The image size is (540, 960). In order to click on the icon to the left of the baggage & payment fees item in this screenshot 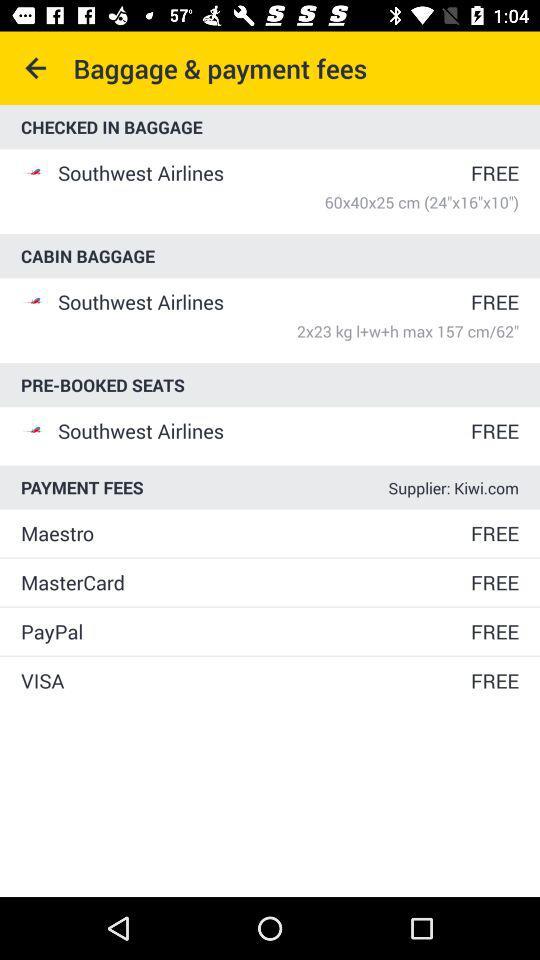, I will do `click(36, 68)`.